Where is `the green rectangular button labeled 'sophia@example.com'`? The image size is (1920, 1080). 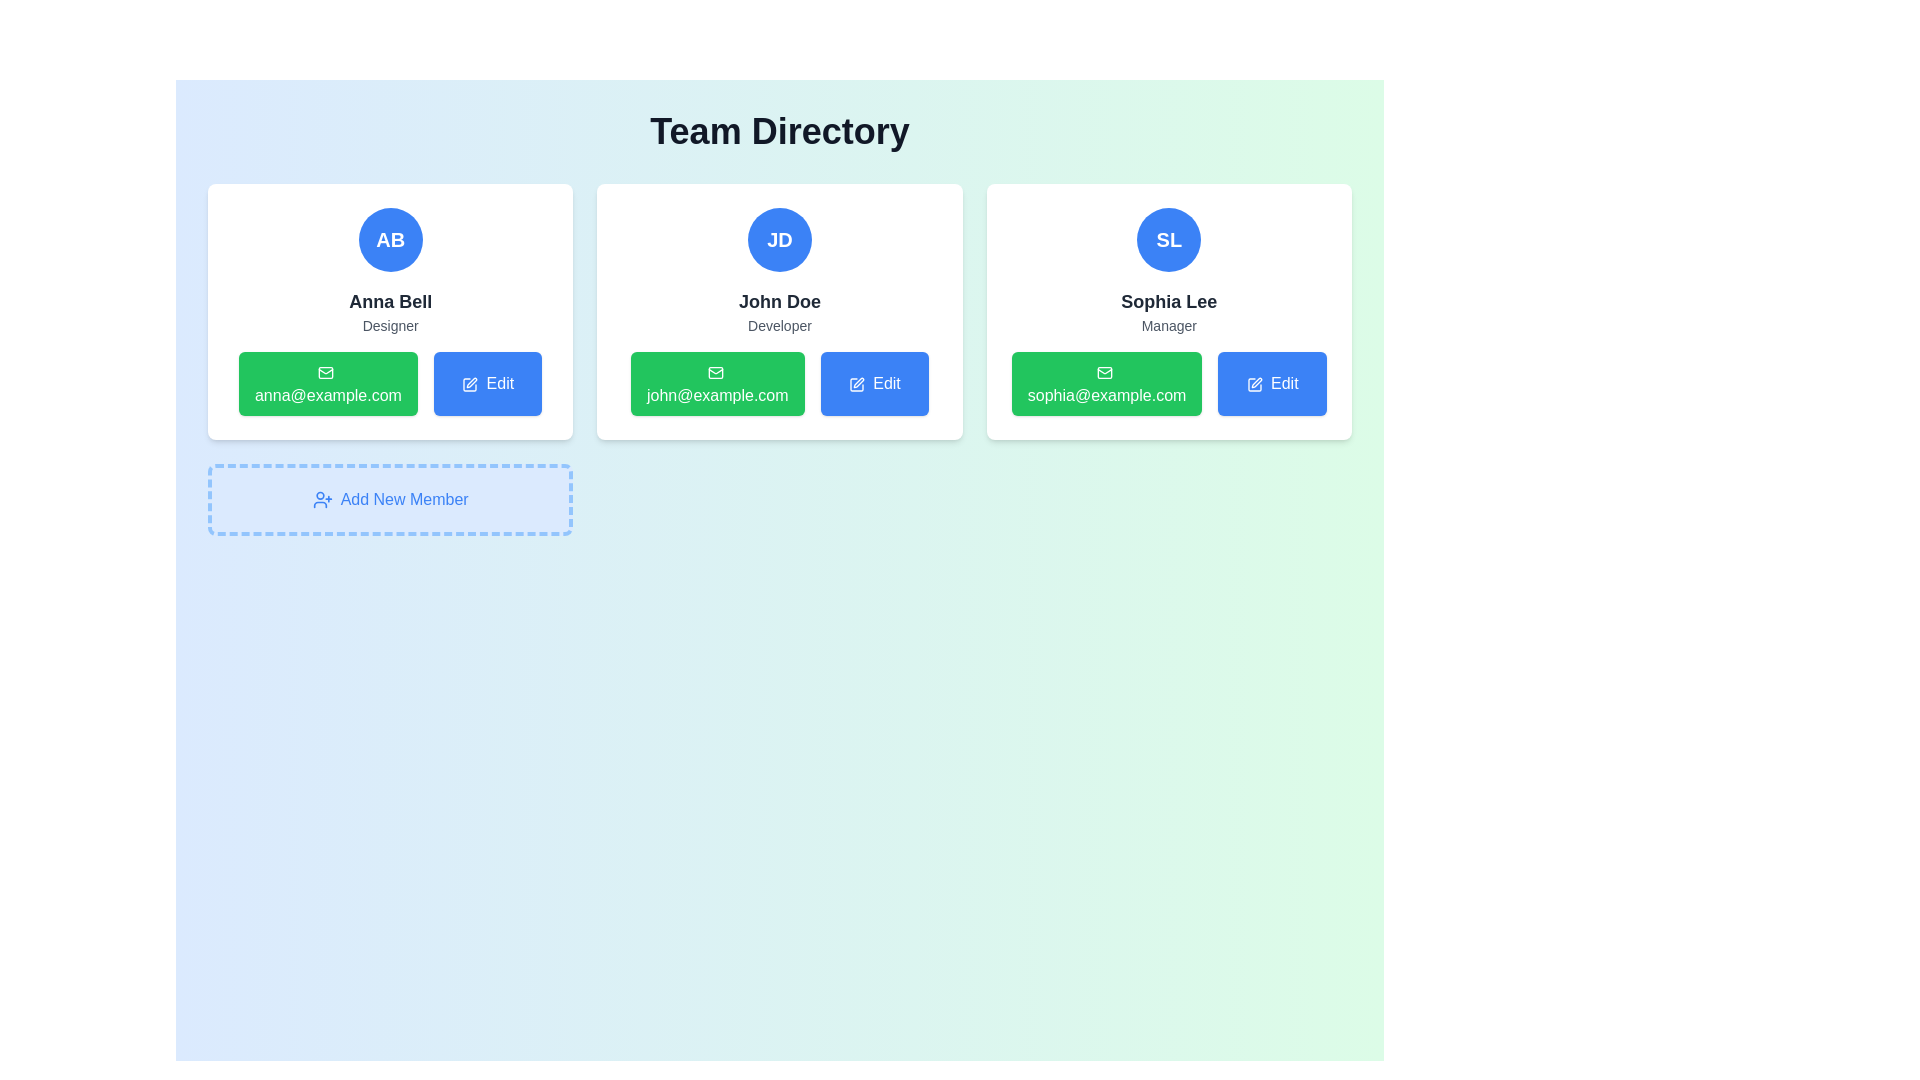 the green rectangular button labeled 'sophia@example.com' is located at coordinates (1169, 384).